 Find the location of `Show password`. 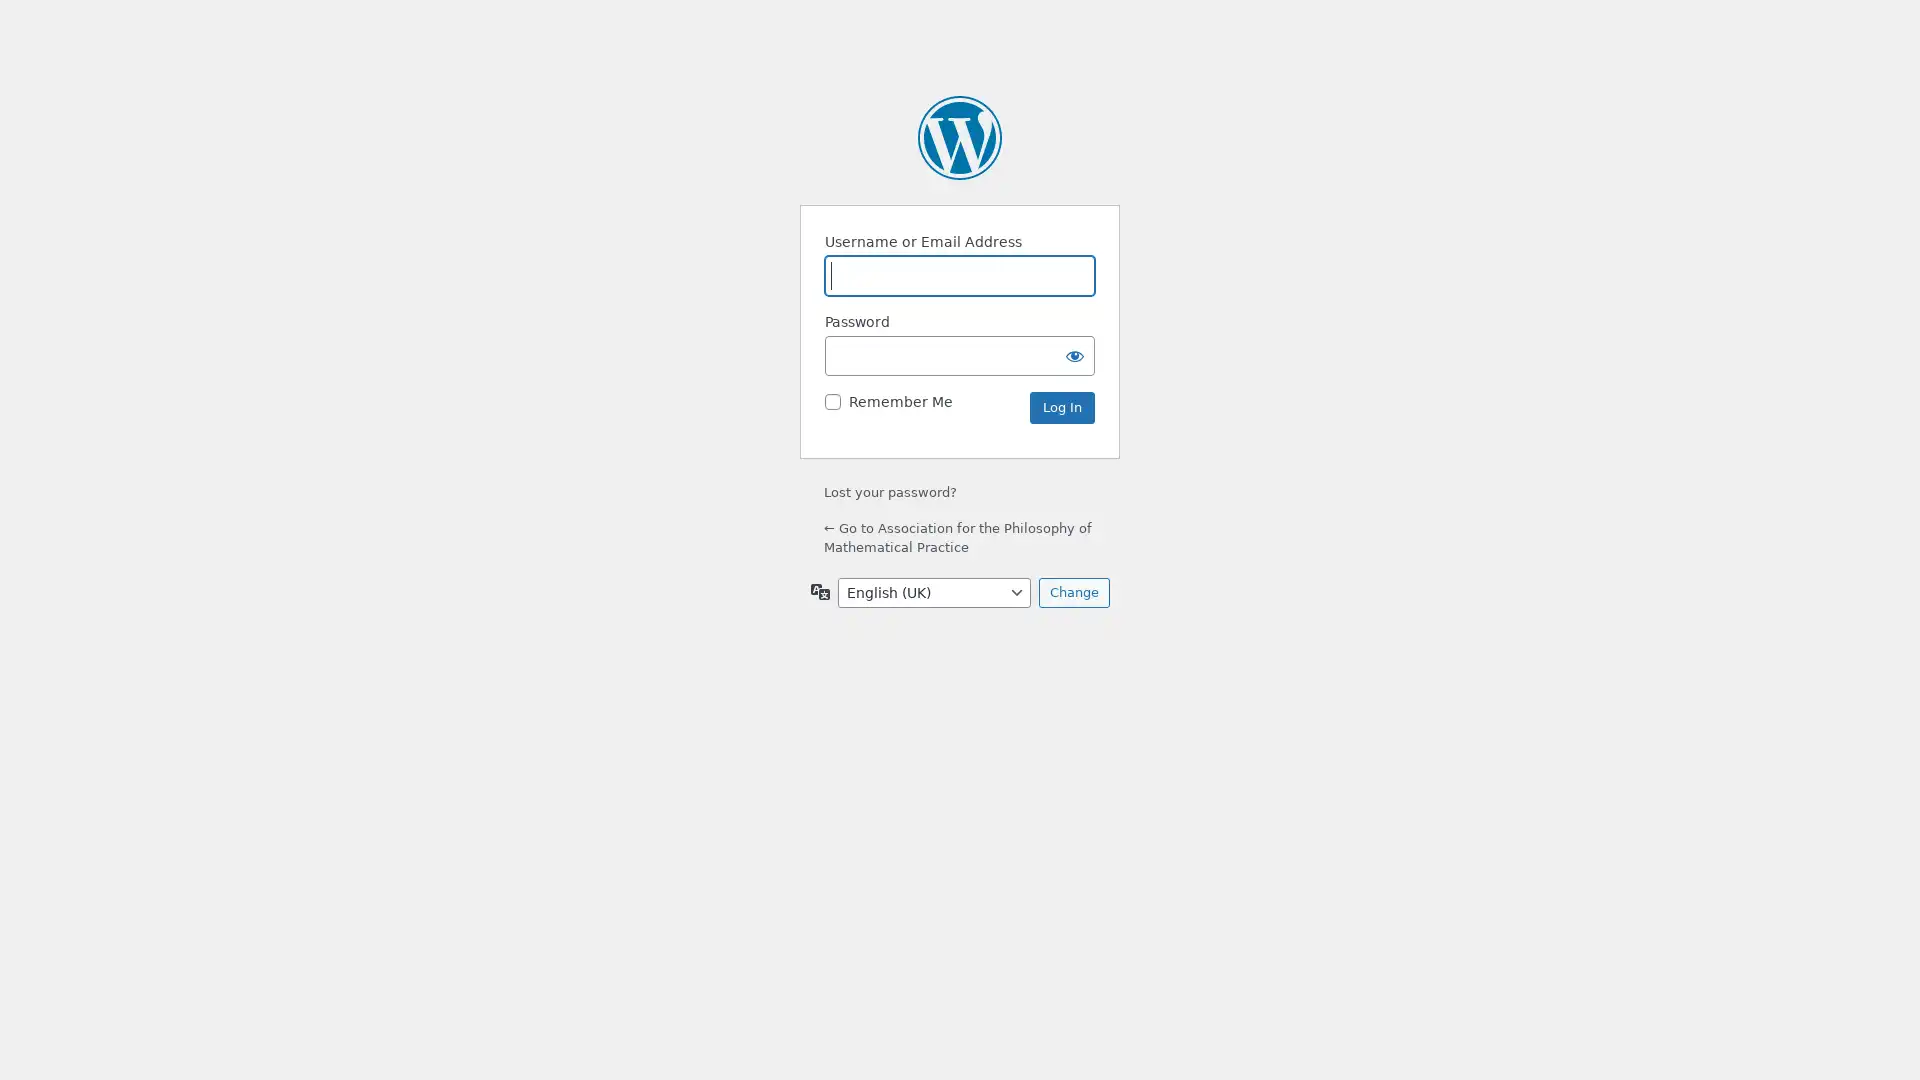

Show password is located at coordinates (1074, 354).